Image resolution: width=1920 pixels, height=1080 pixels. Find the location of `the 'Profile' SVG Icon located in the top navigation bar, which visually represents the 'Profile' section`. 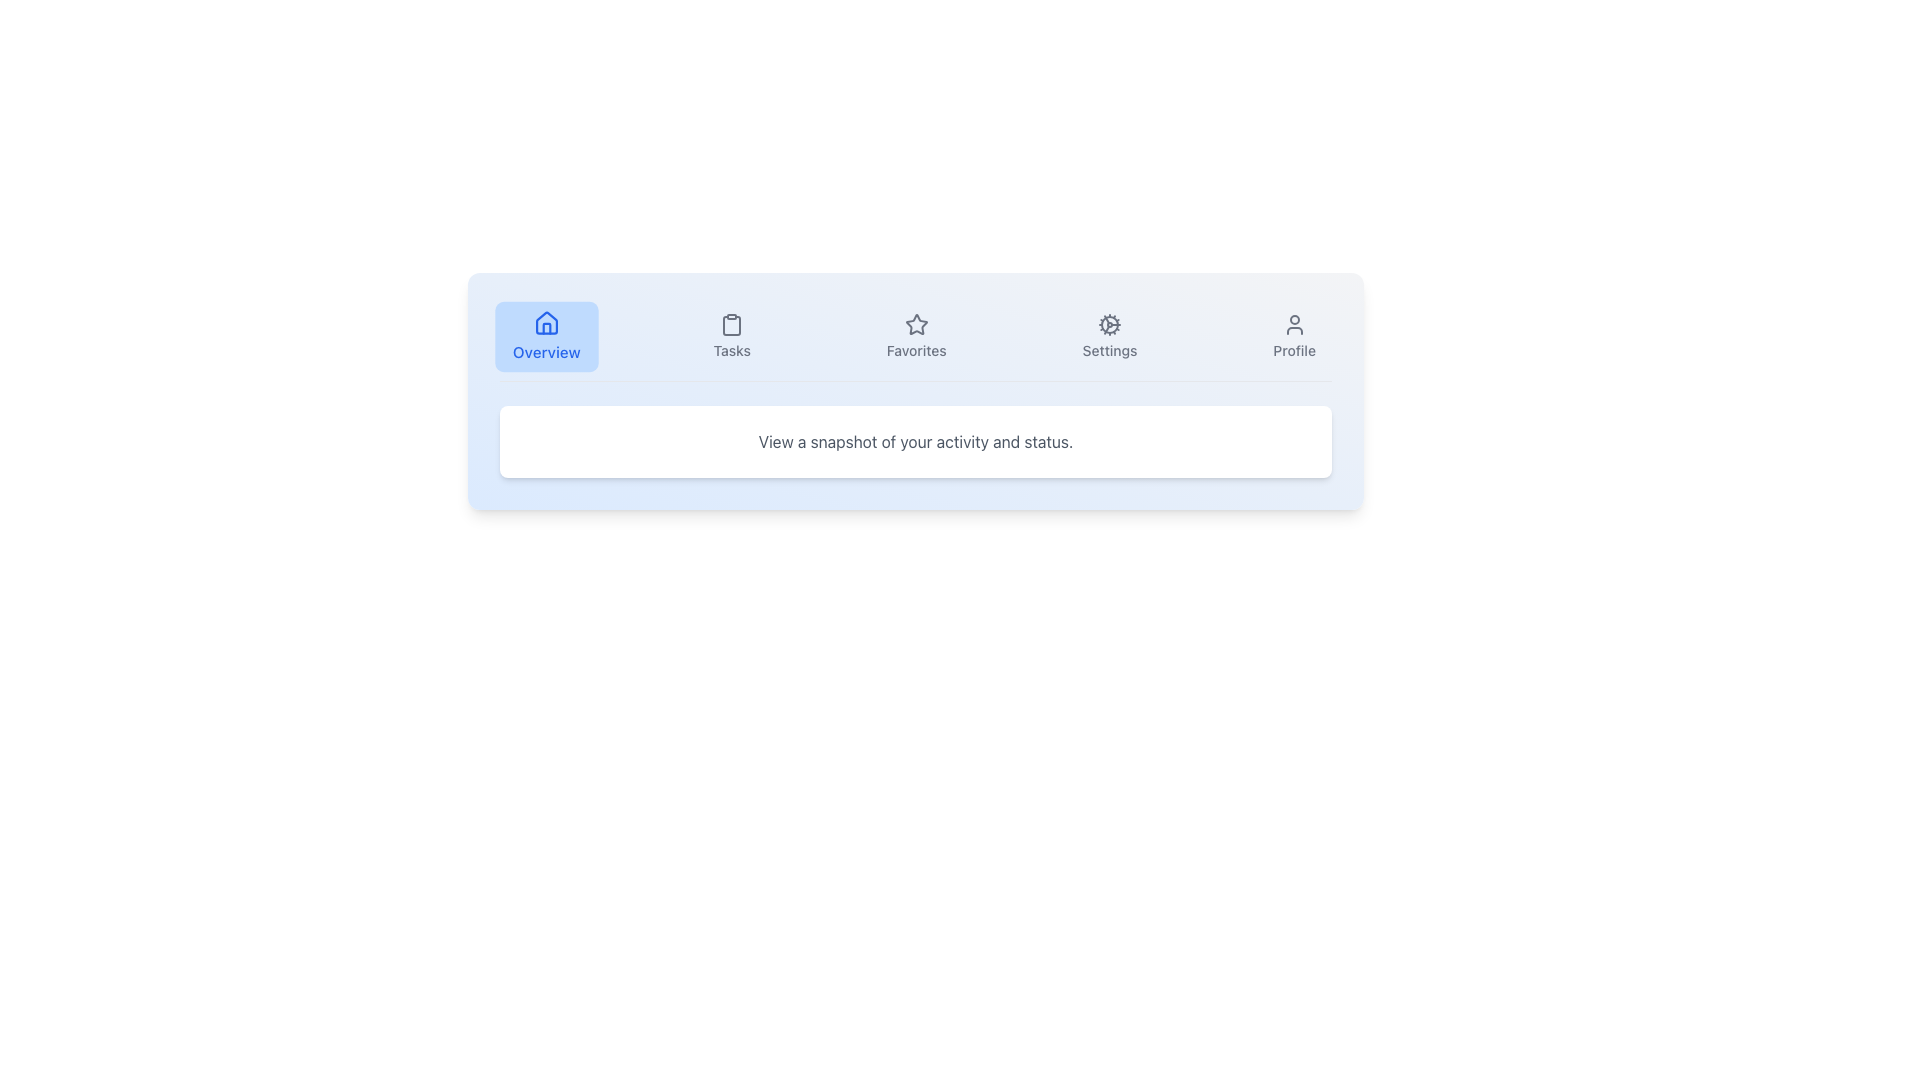

the 'Profile' SVG Icon located in the top navigation bar, which visually represents the 'Profile' section is located at coordinates (1294, 323).